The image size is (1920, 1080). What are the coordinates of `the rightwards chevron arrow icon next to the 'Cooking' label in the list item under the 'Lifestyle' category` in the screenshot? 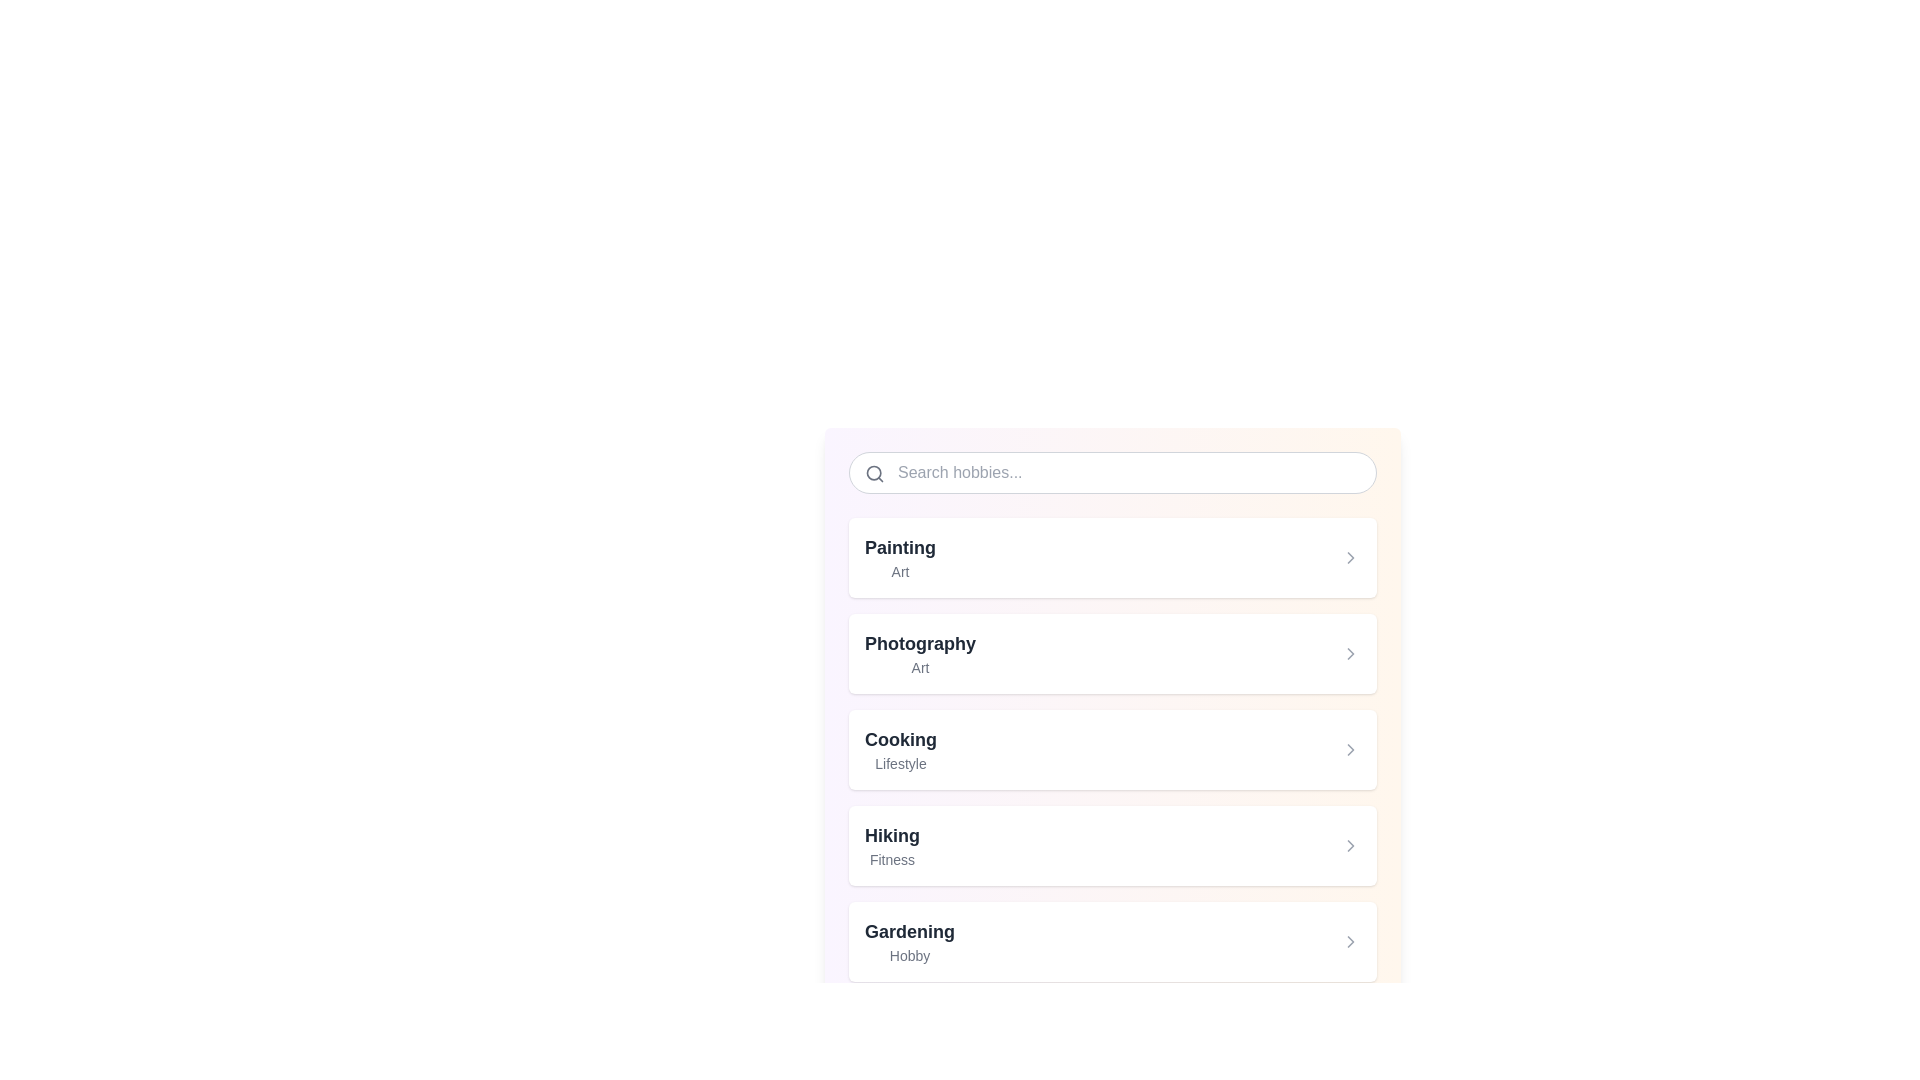 It's located at (1350, 749).